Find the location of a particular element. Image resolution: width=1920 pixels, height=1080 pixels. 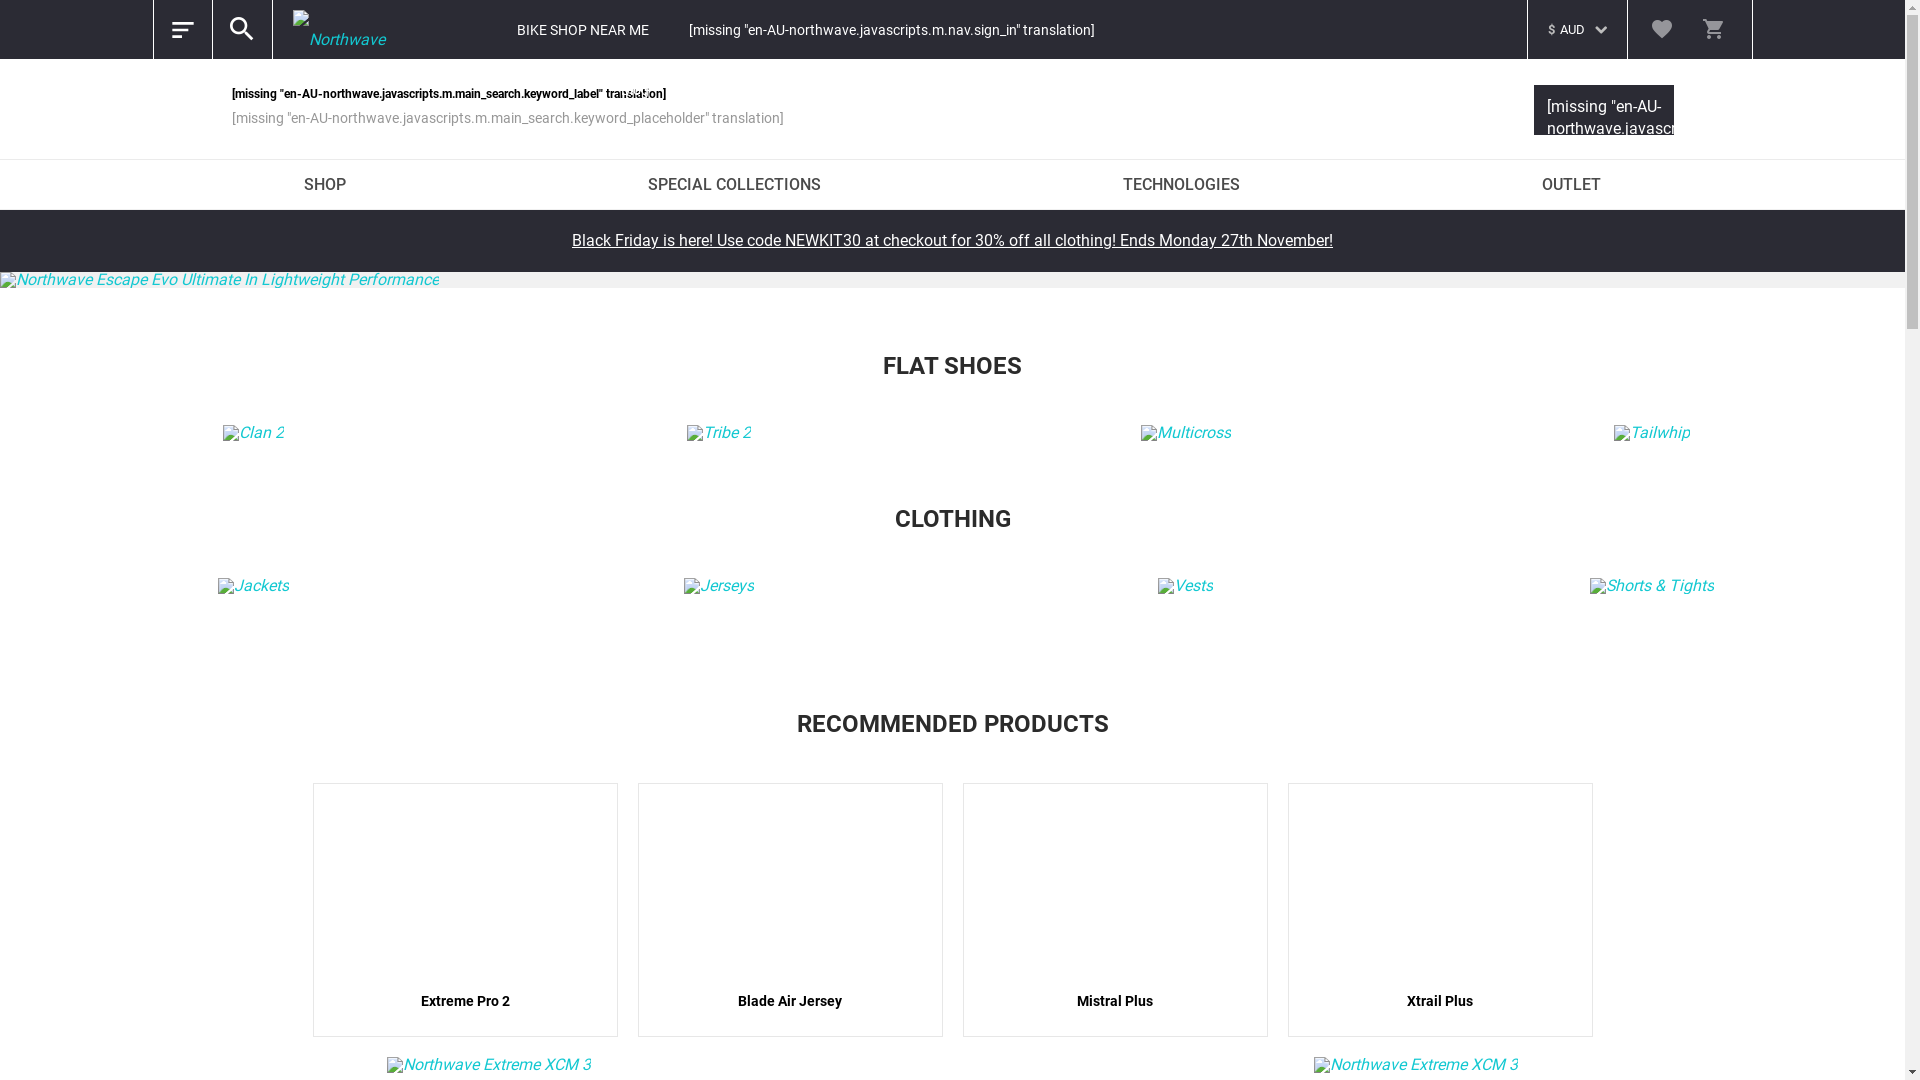

'Blade Air Jersey' is located at coordinates (789, 910).